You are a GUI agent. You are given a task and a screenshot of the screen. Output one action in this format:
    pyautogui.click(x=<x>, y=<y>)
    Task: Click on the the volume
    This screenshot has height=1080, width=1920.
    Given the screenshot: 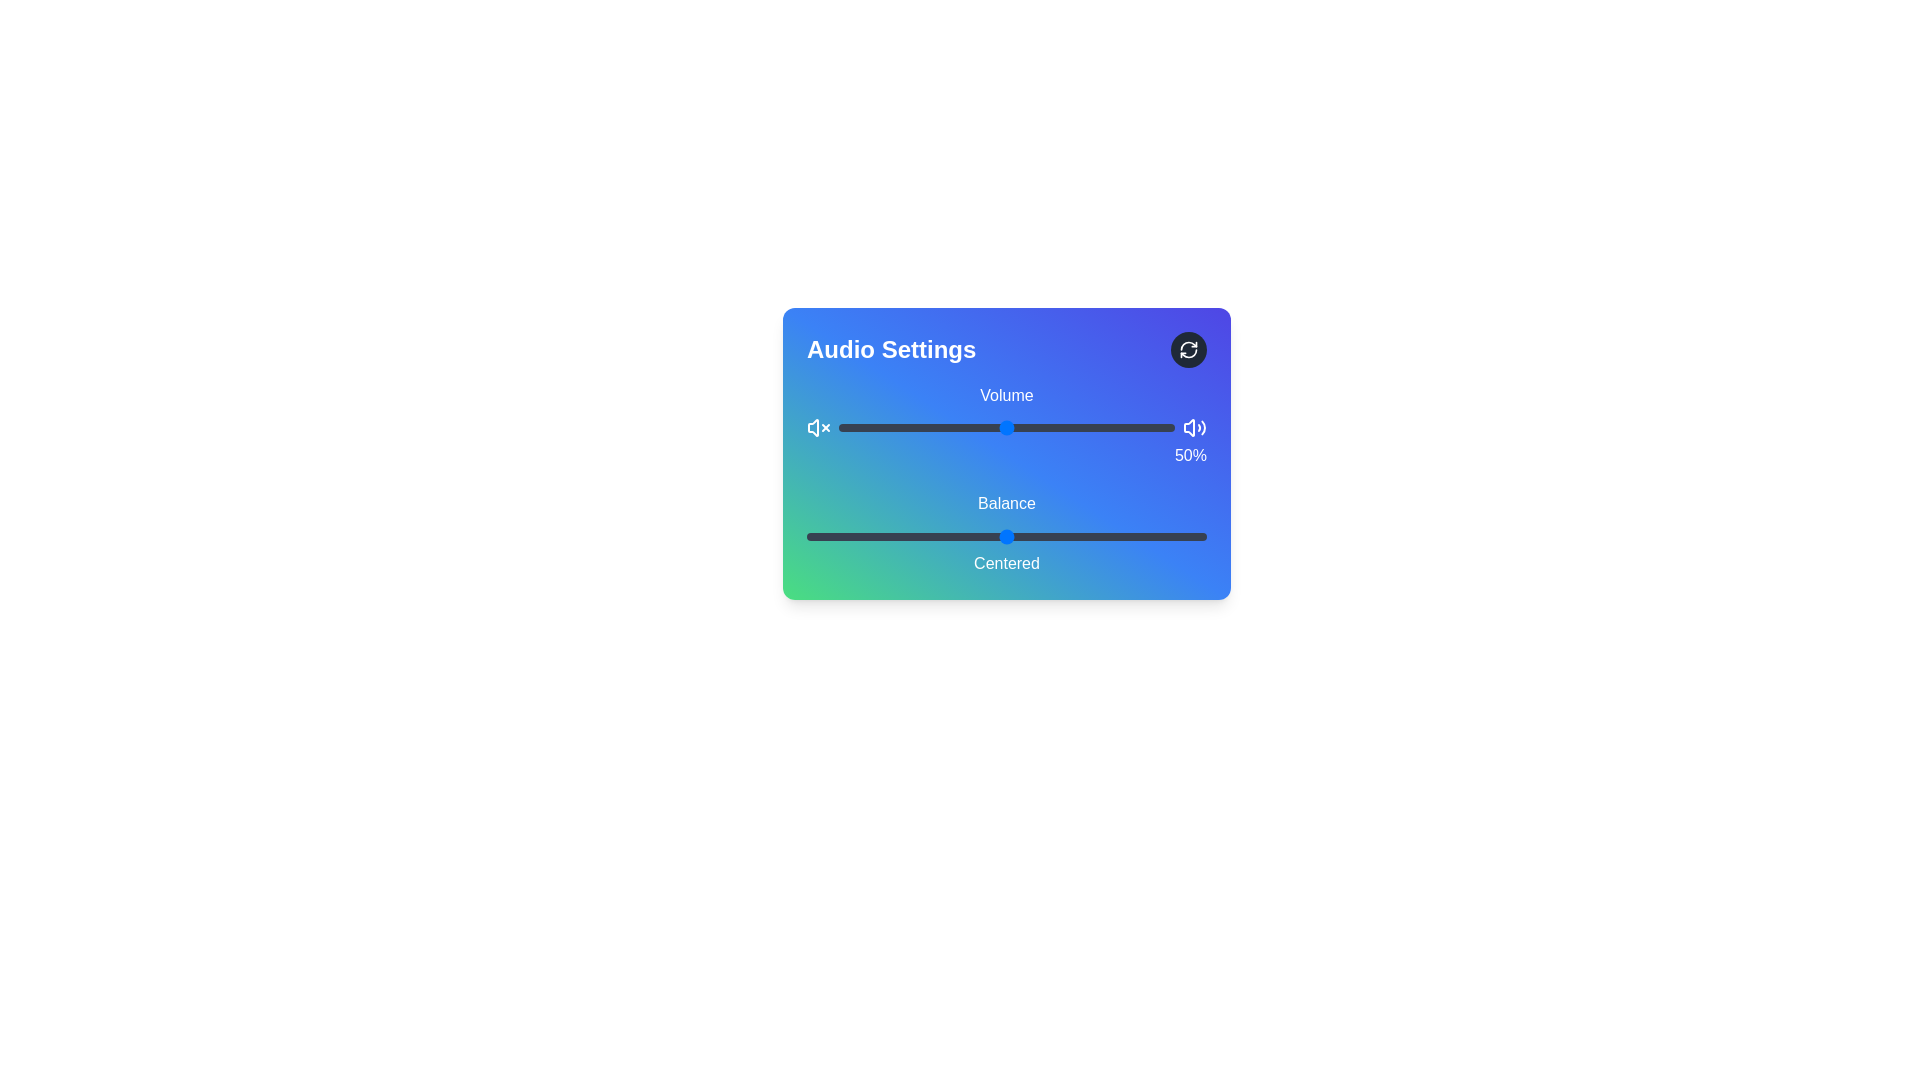 What is the action you would take?
    pyautogui.click(x=963, y=427)
    